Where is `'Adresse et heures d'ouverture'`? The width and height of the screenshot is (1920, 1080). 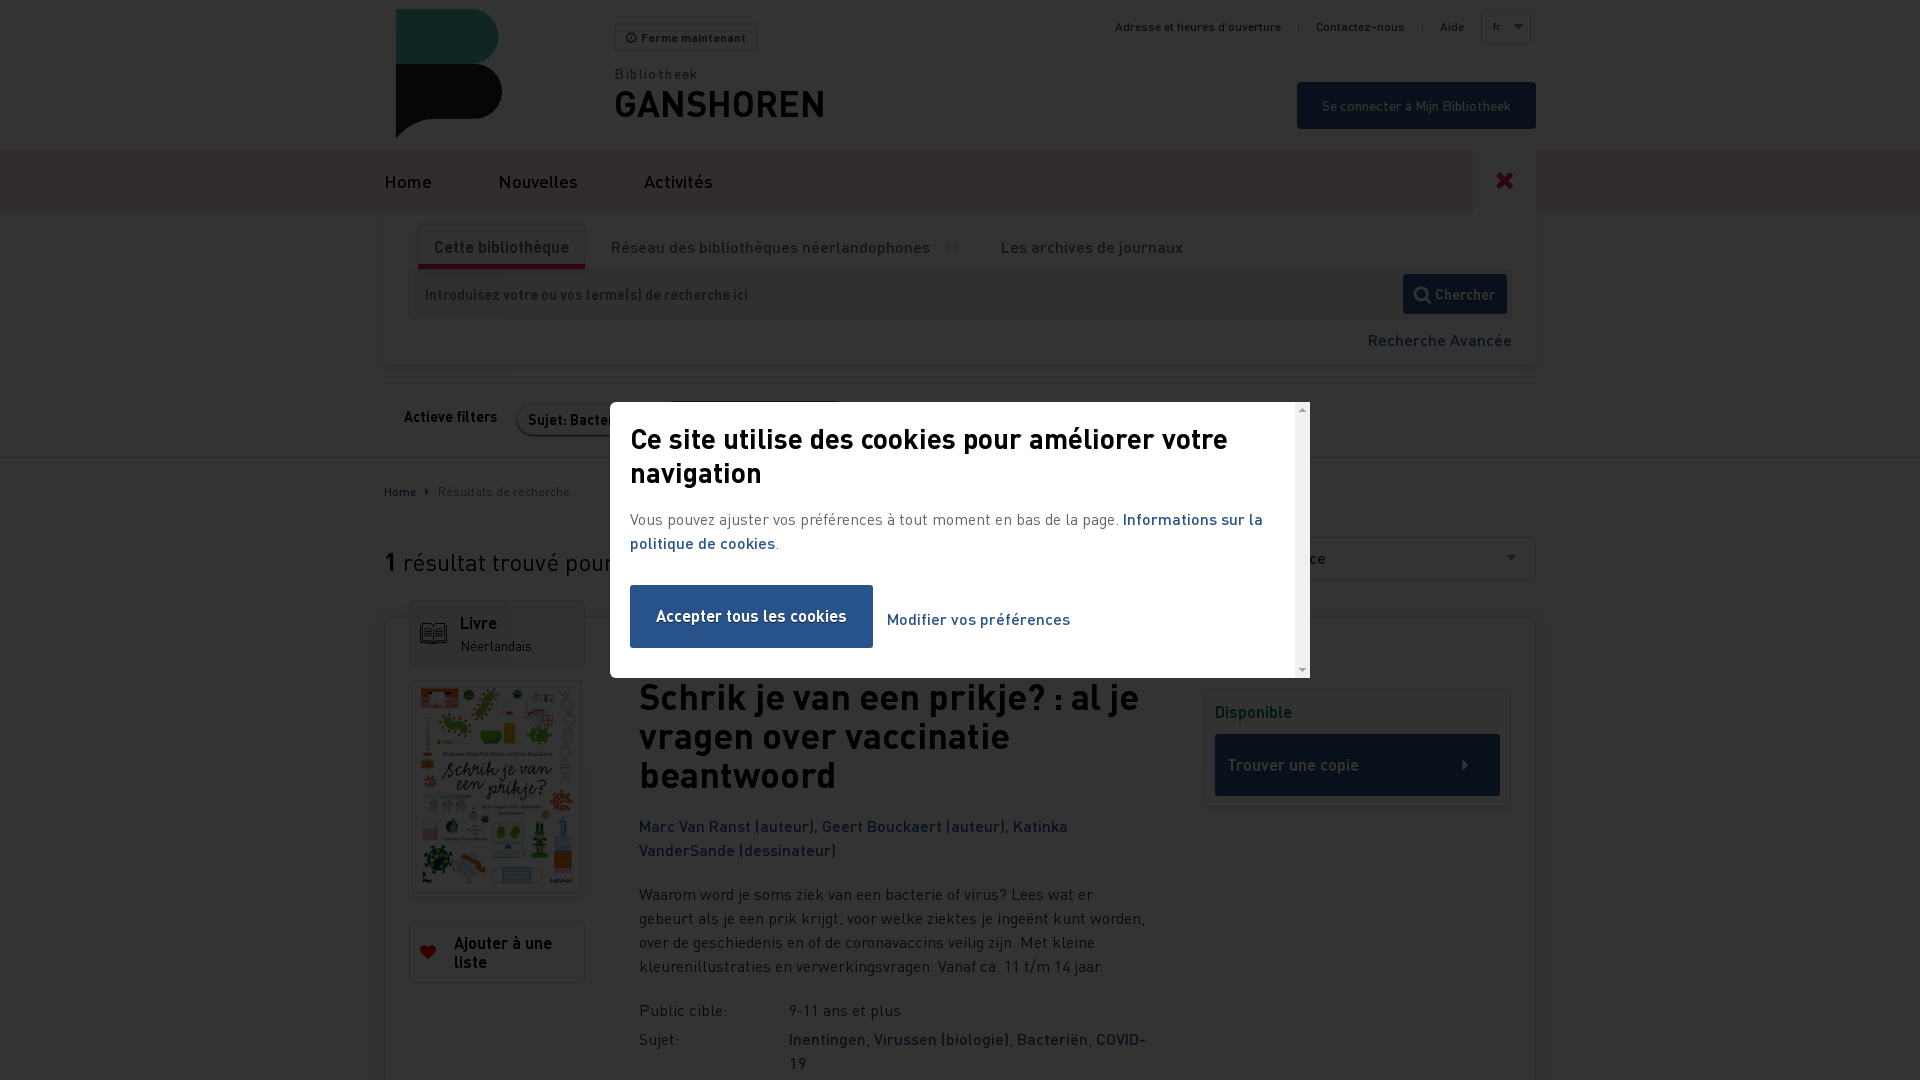 'Adresse et heures d'ouverture' is located at coordinates (1198, 27).